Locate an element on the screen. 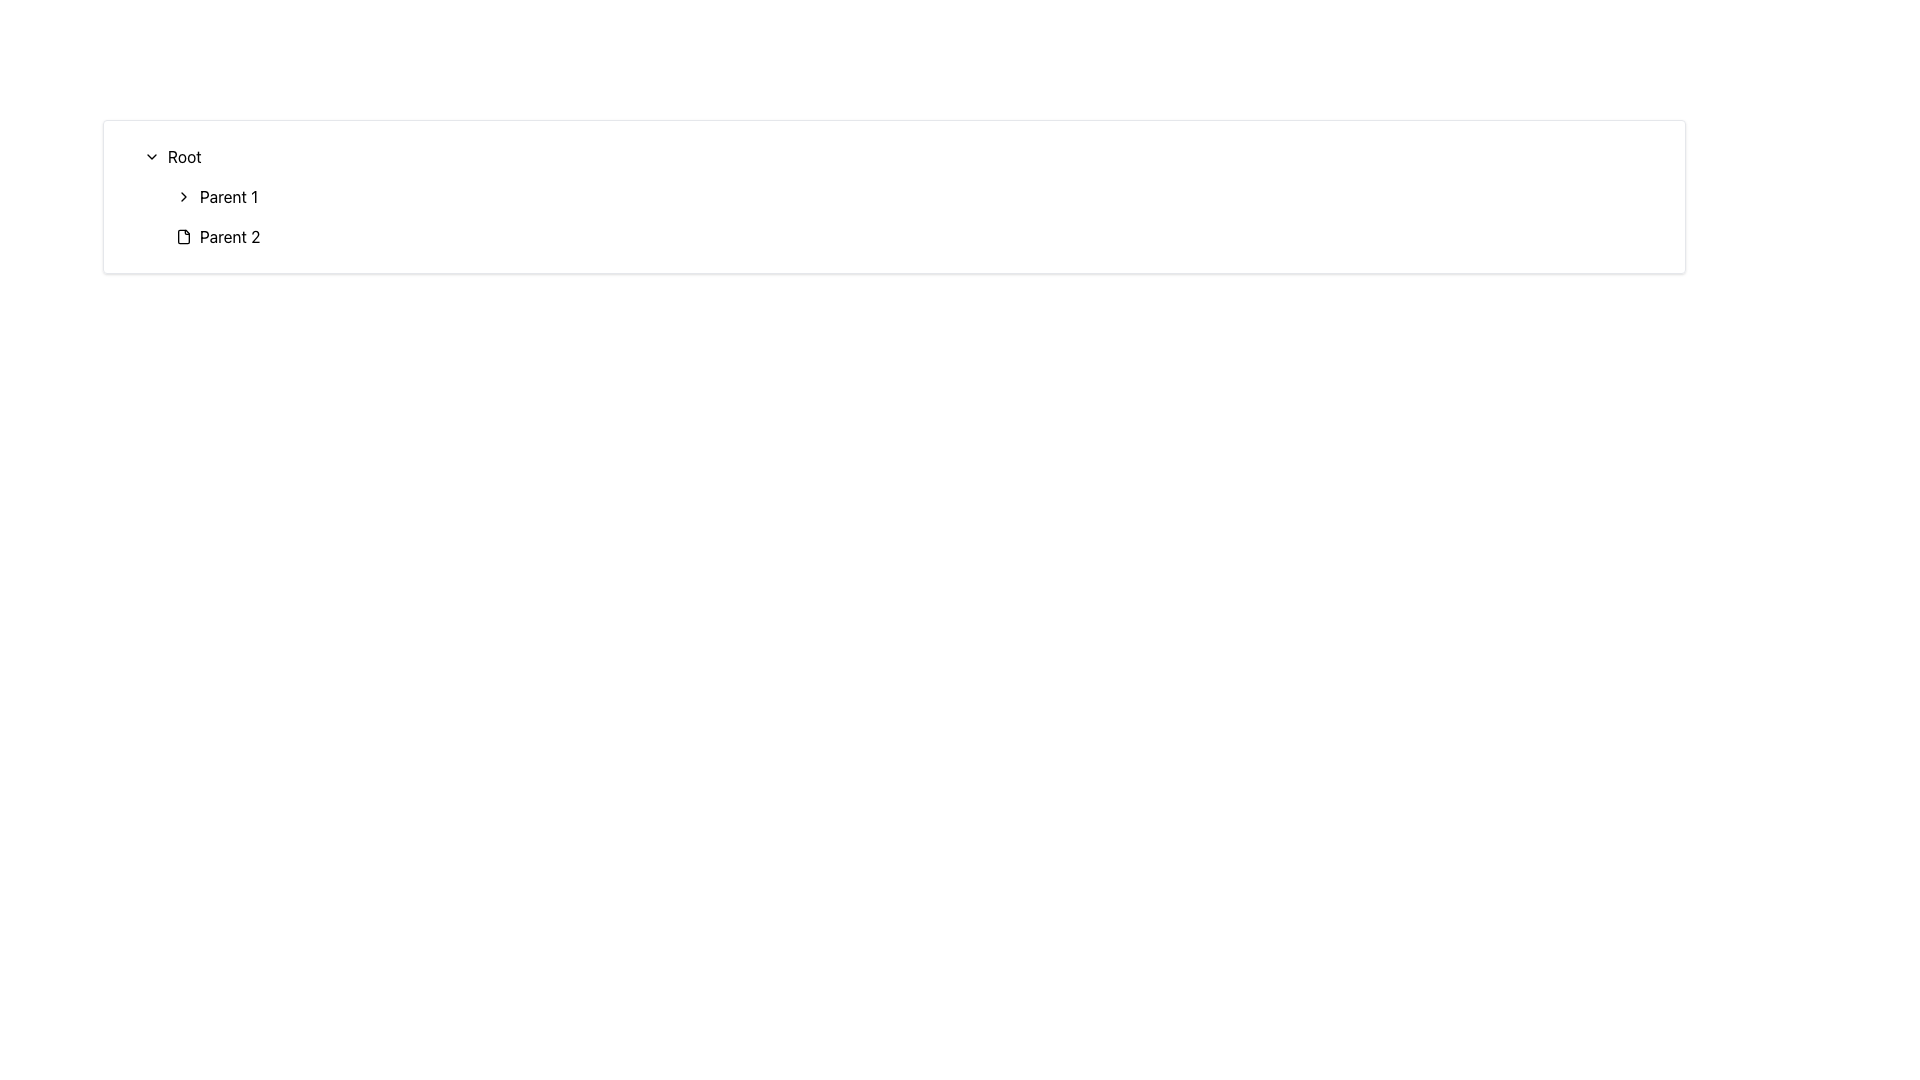  the chevron icon button that expands or collapses the content of the 'Root' section is located at coordinates (151, 156).